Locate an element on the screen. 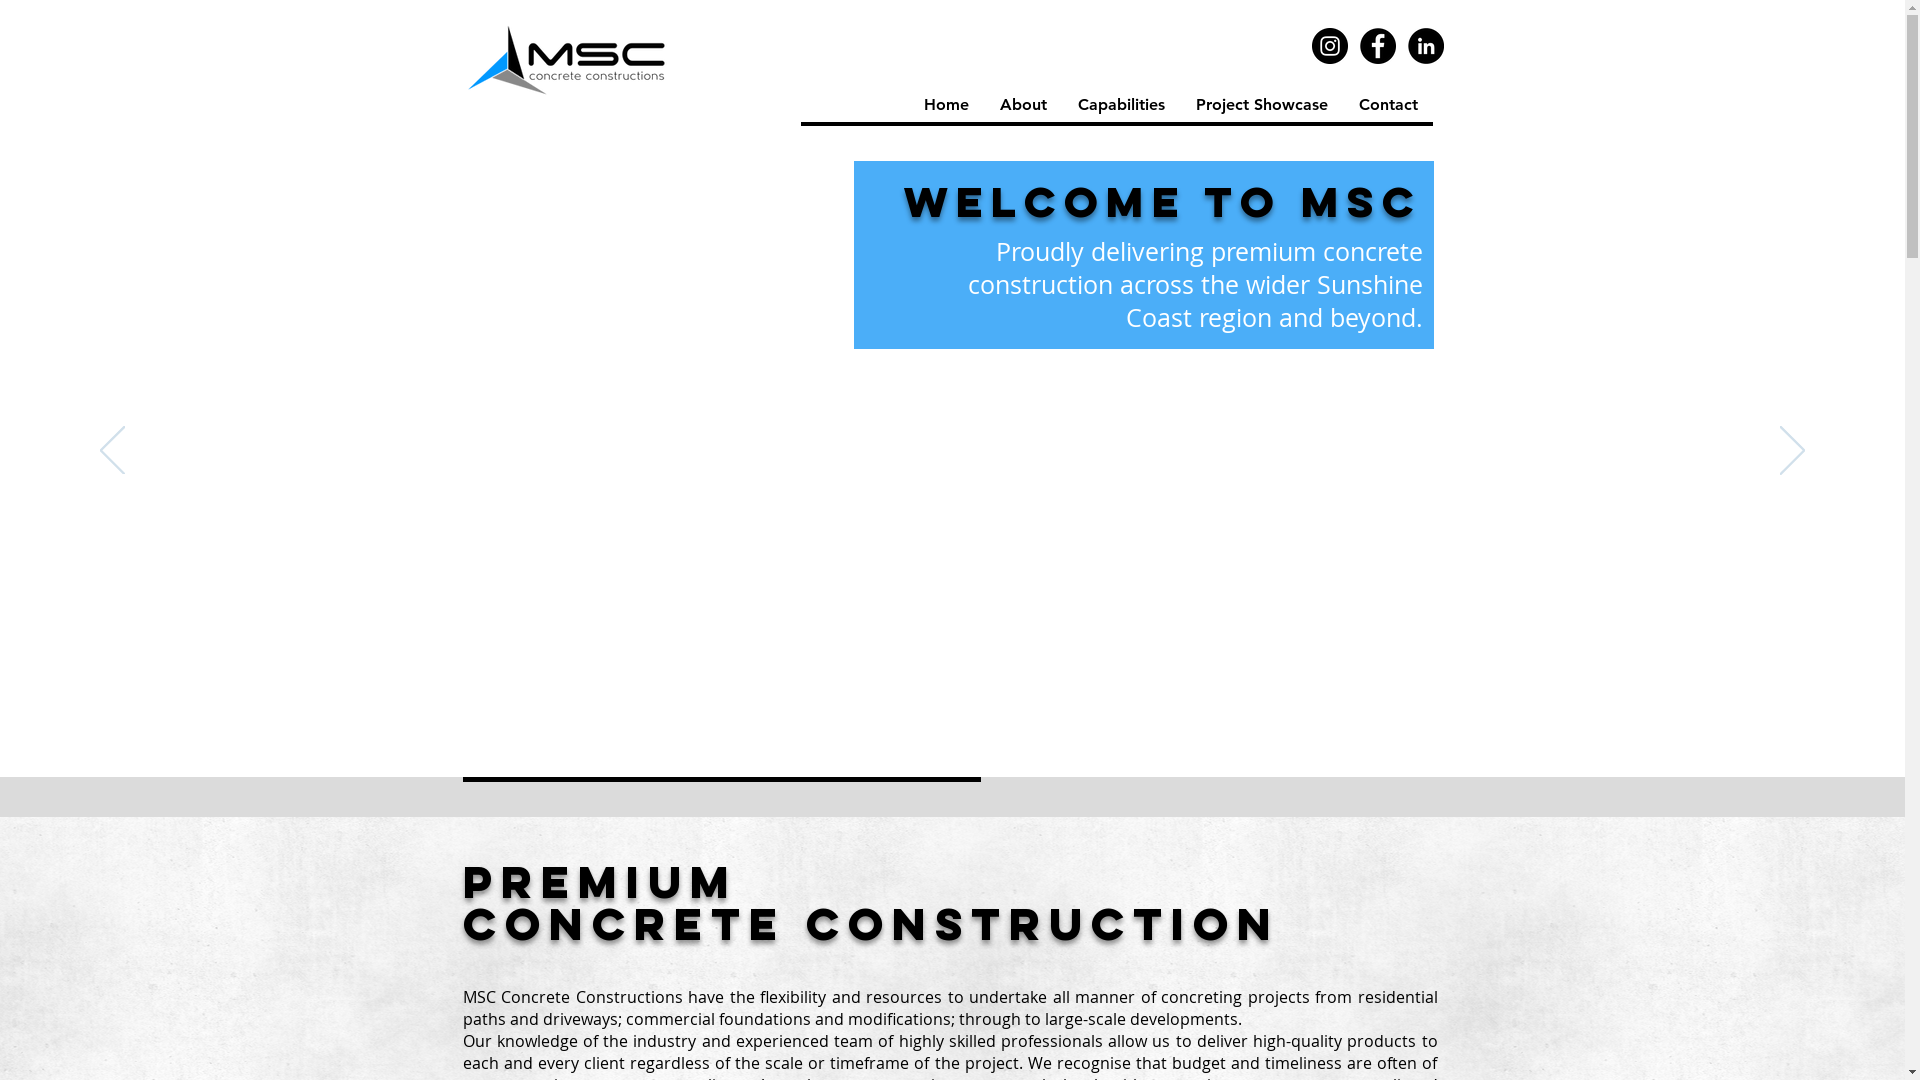  'Home' is located at coordinates (944, 104).